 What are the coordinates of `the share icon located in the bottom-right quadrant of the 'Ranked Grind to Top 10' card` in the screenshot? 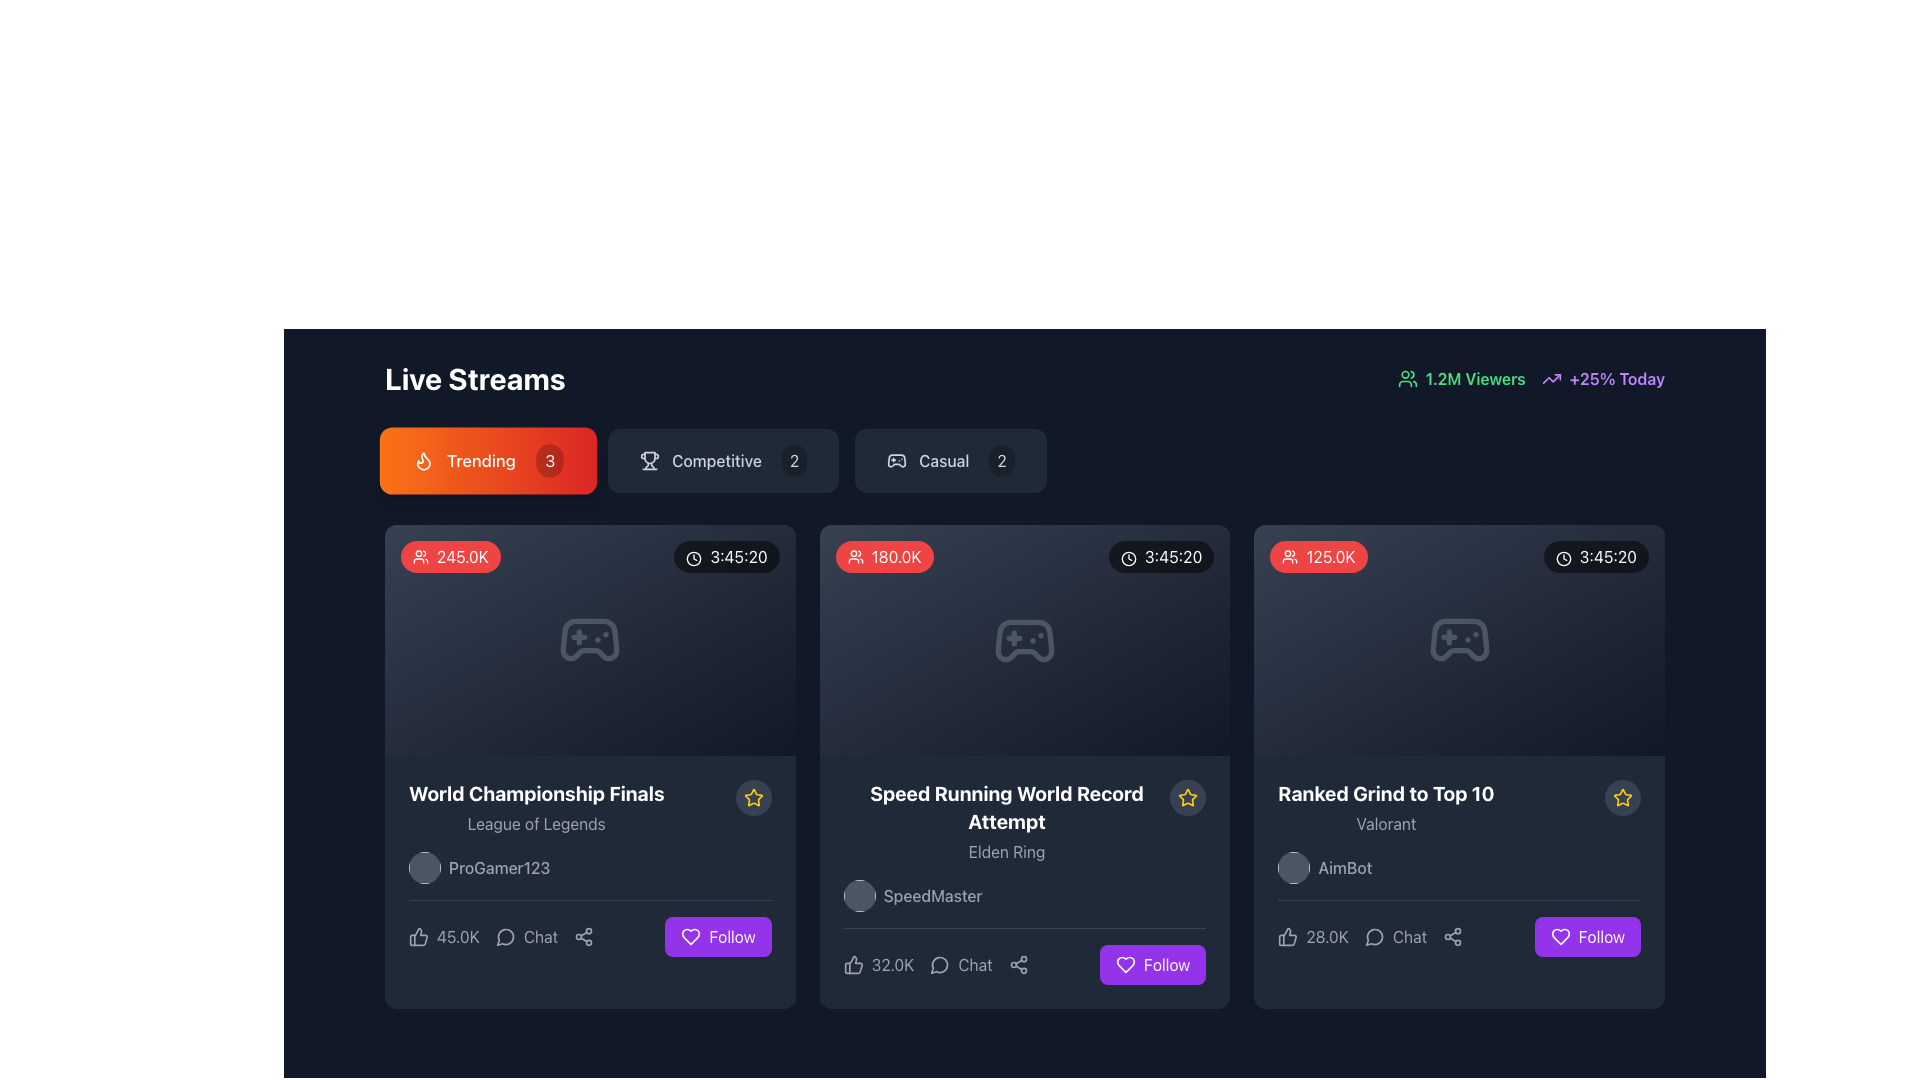 It's located at (1459, 928).